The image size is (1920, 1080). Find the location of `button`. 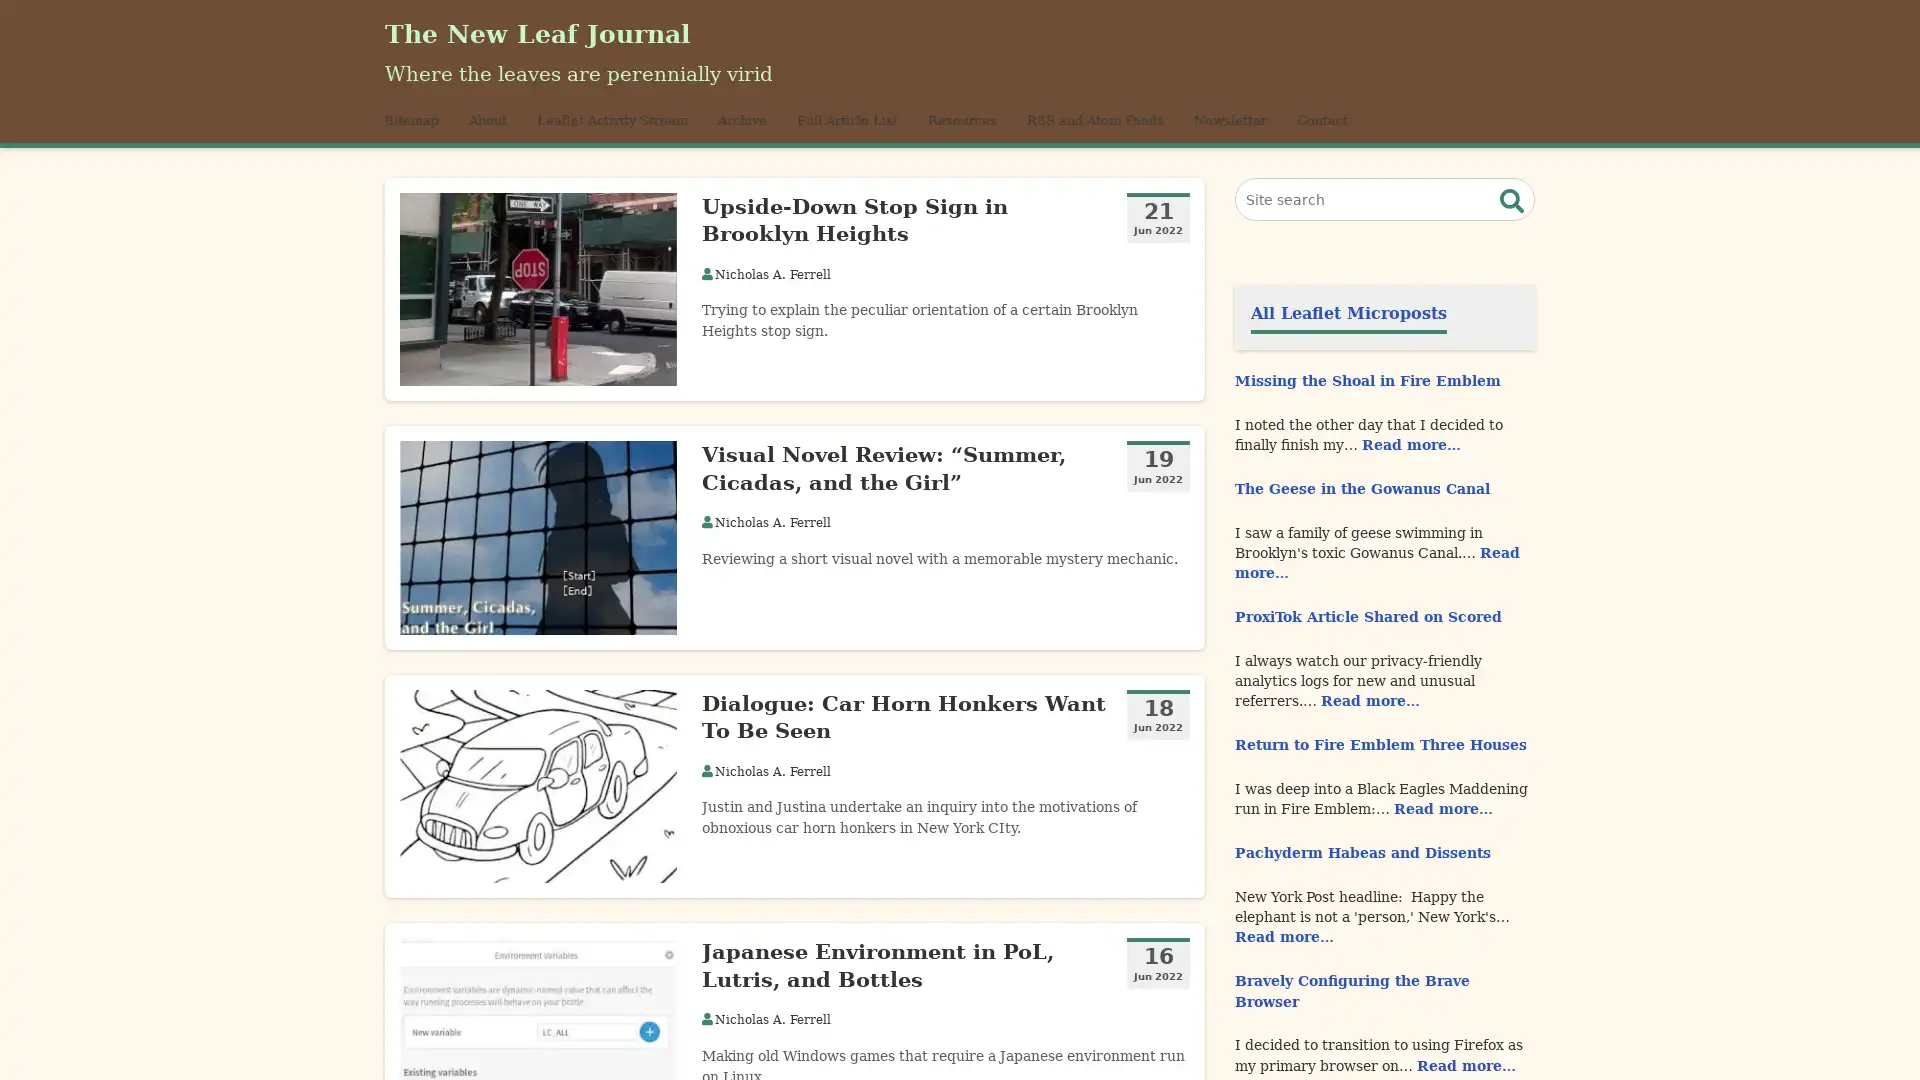

button is located at coordinates (1512, 222).